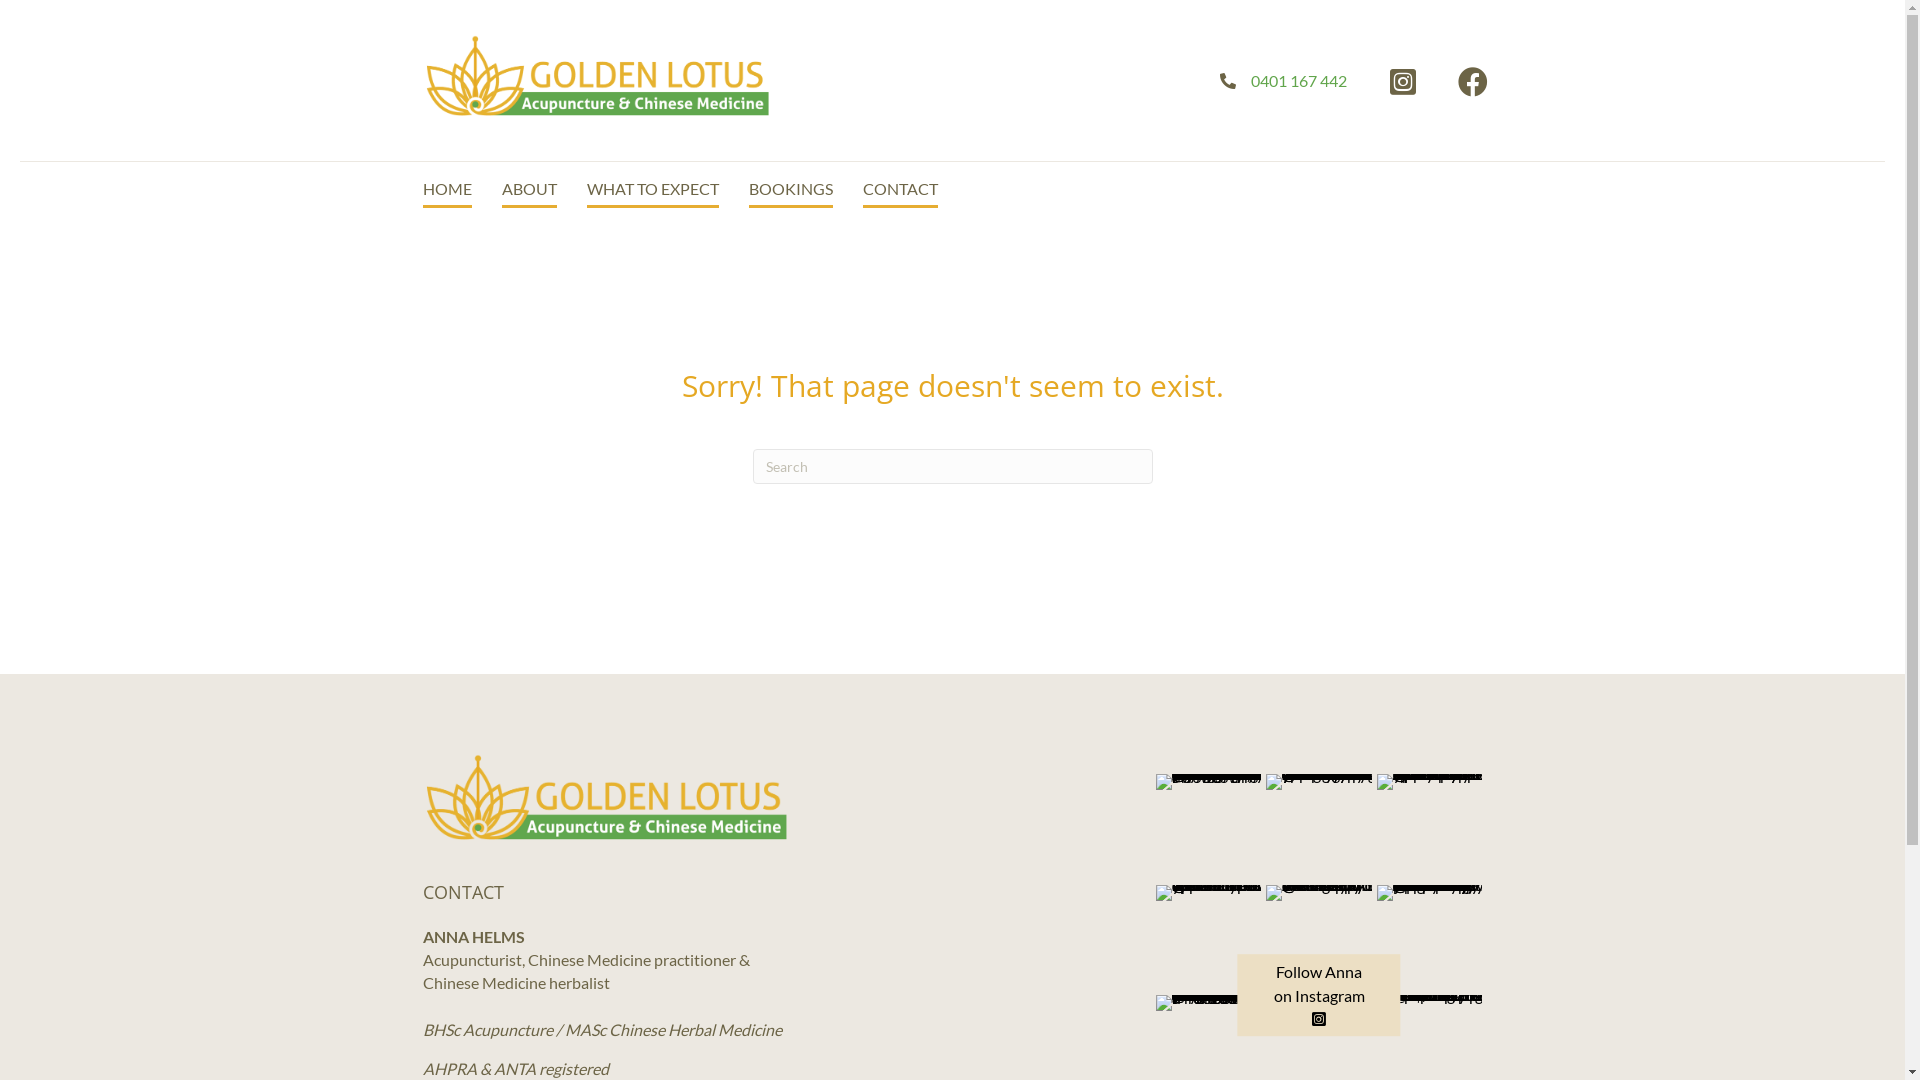  What do you see at coordinates (950, 466) in the screenshot?
I see `'Type and press Enter to search.'` at bounding box center [950, 466].